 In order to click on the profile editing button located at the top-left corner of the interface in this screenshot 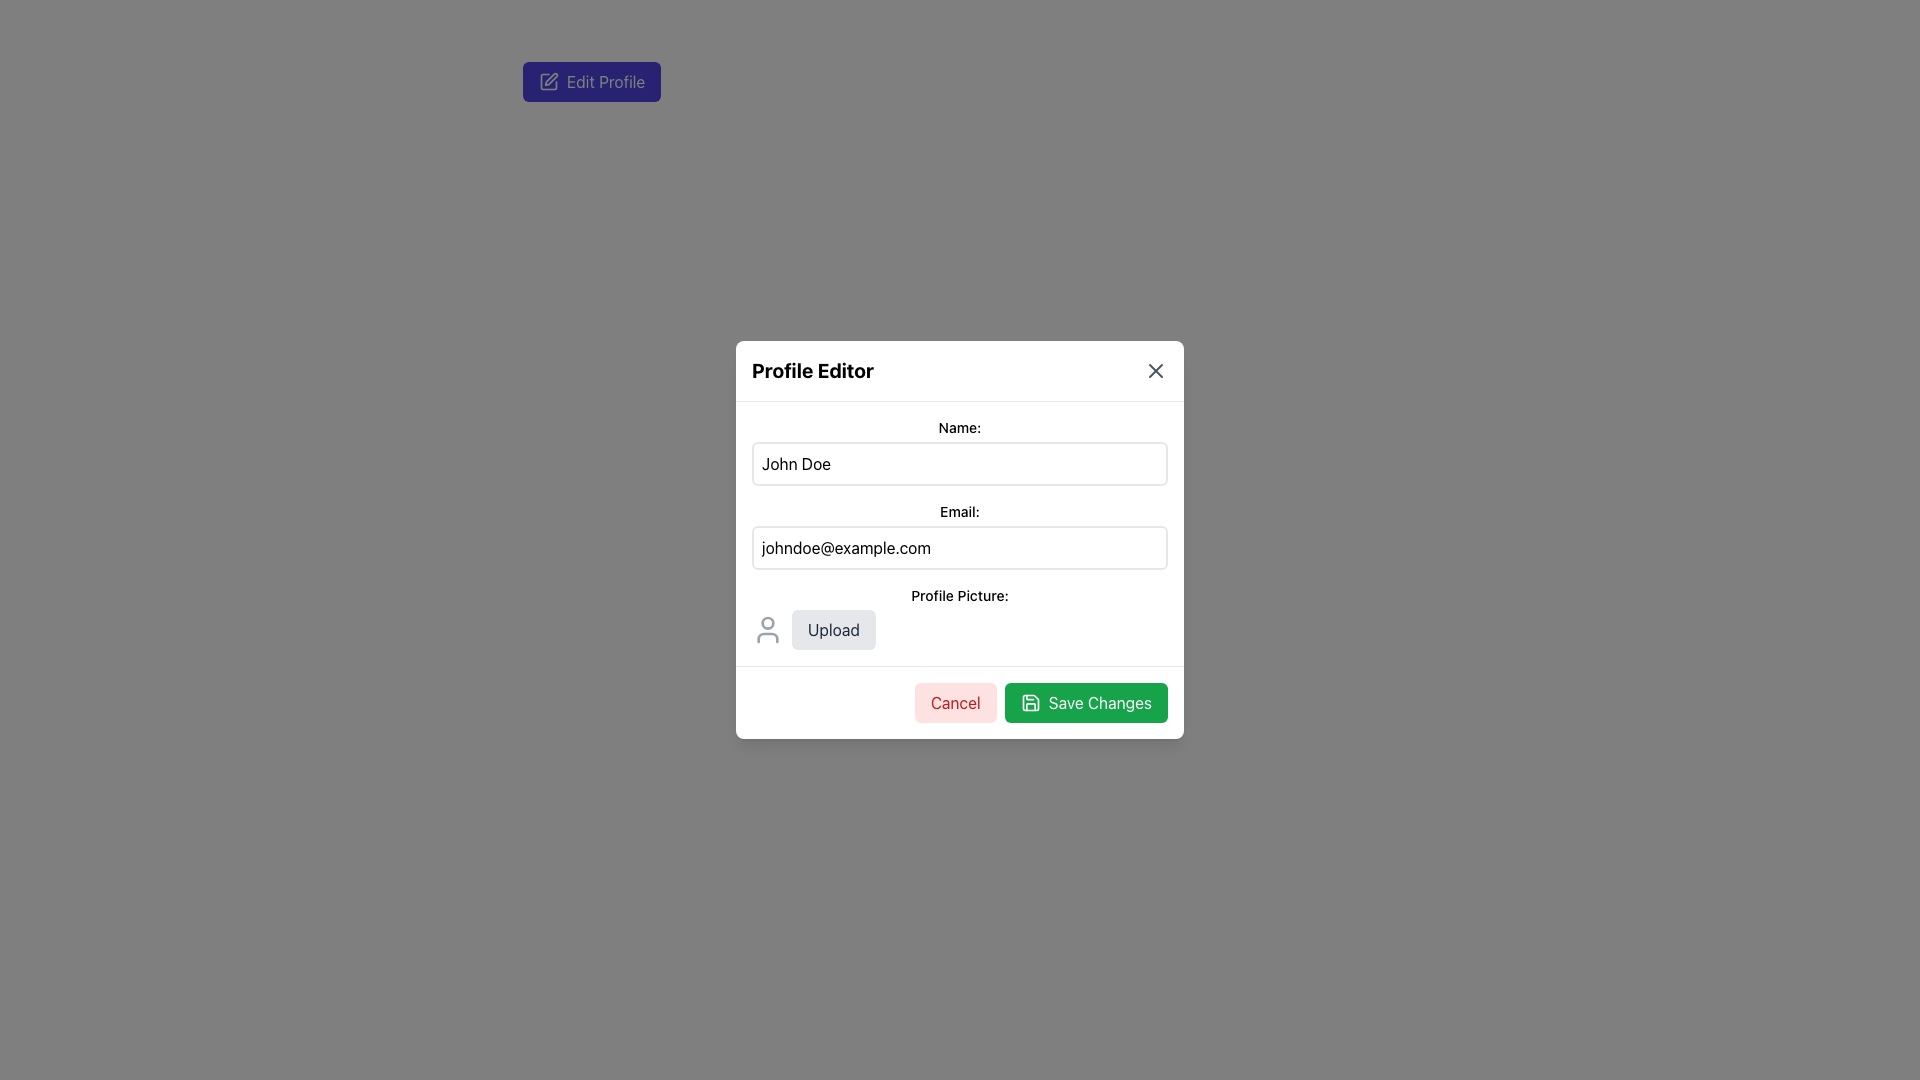, I will do `click(590, 80)`.